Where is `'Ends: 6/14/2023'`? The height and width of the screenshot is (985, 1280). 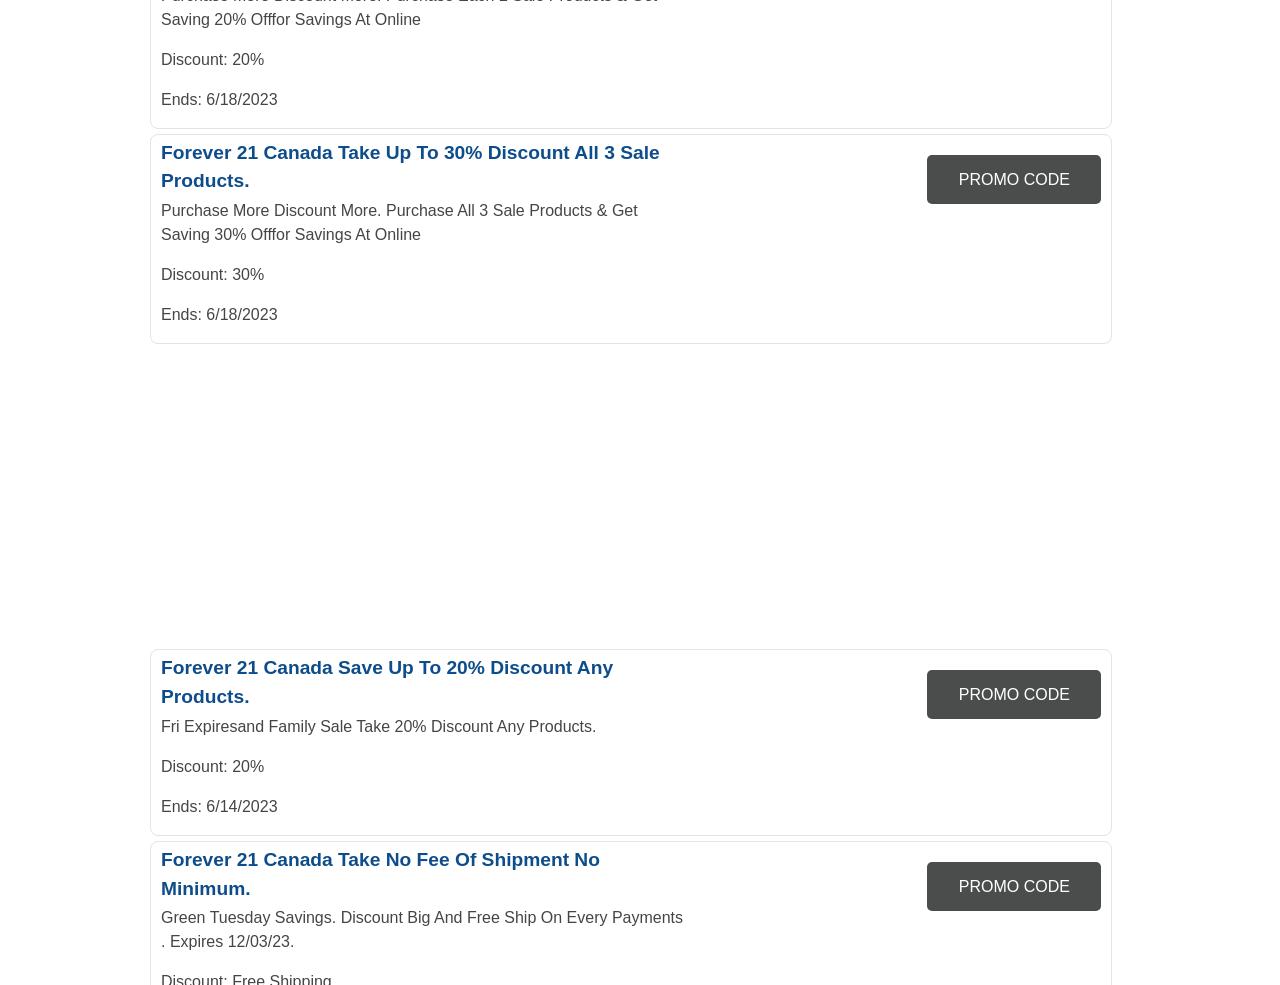
'Ends: 6/14/2023' is located at coordinates (161, 804).